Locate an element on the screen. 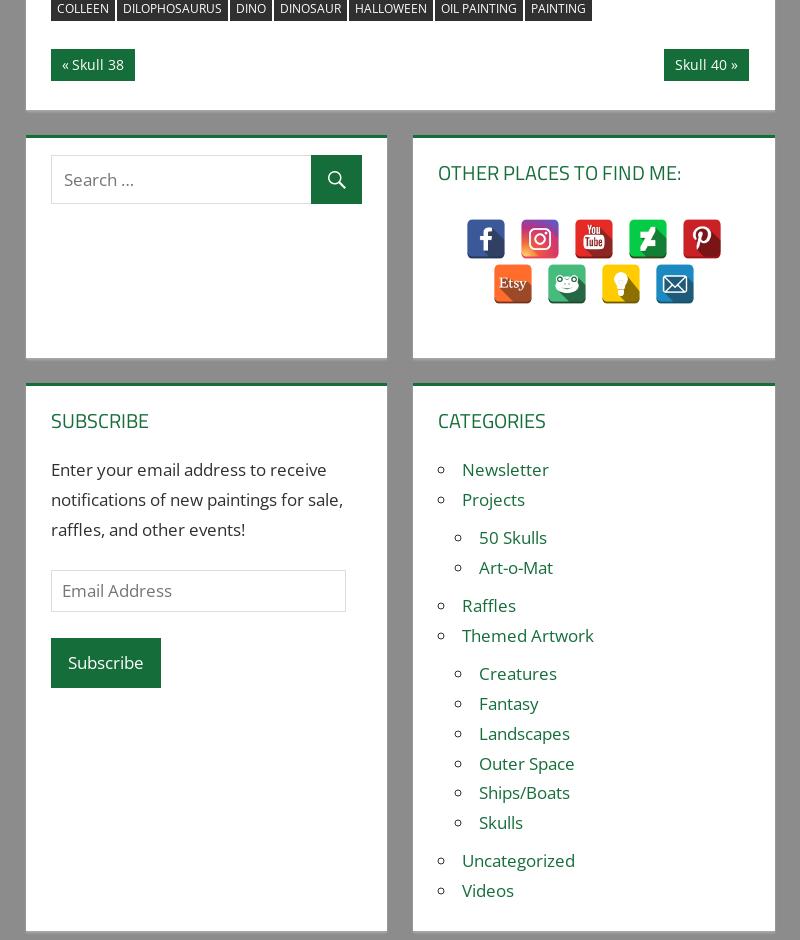 The width and height of the screenshot is (800, 940). 'Newsletter' is located at coordinates (504, 468).